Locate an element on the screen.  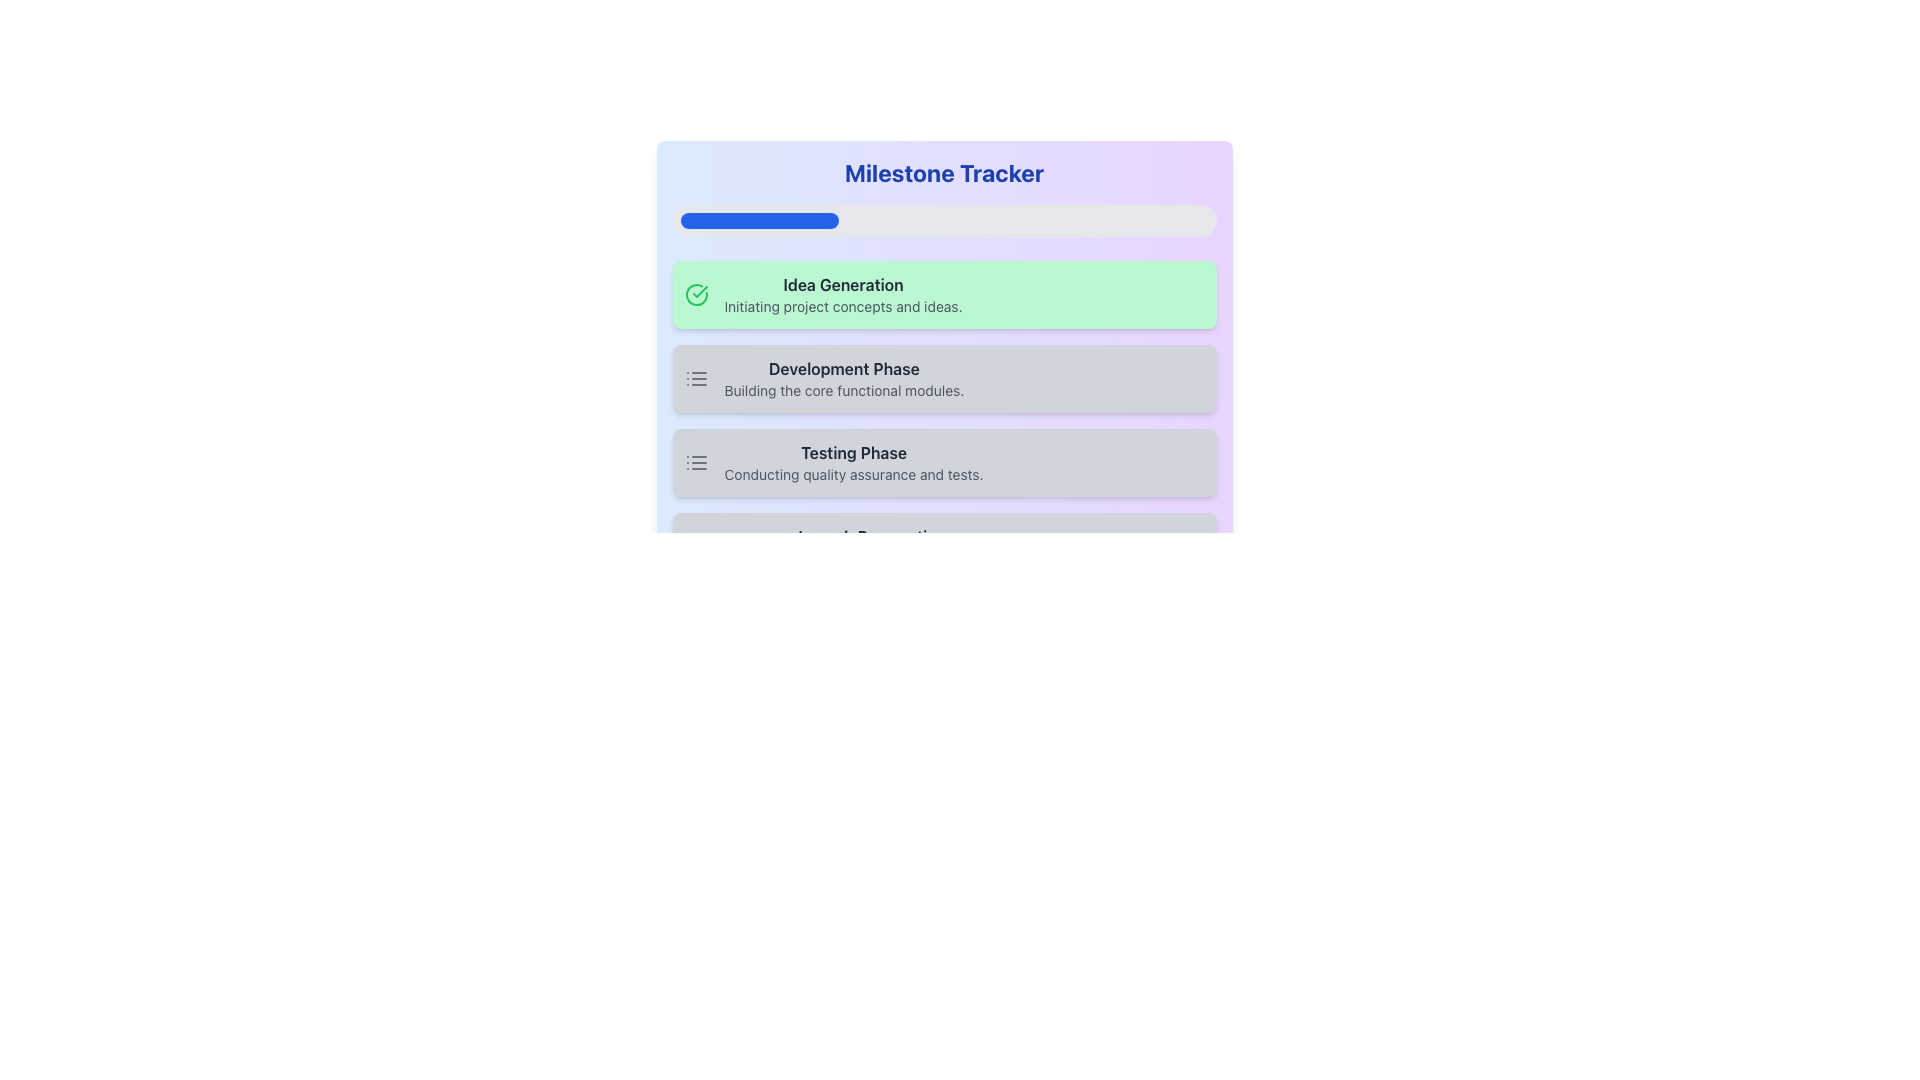
the blue progress bar indicating 30% completion, located below the 'Milestone Tracker' title is located at coordinates (758, 220).